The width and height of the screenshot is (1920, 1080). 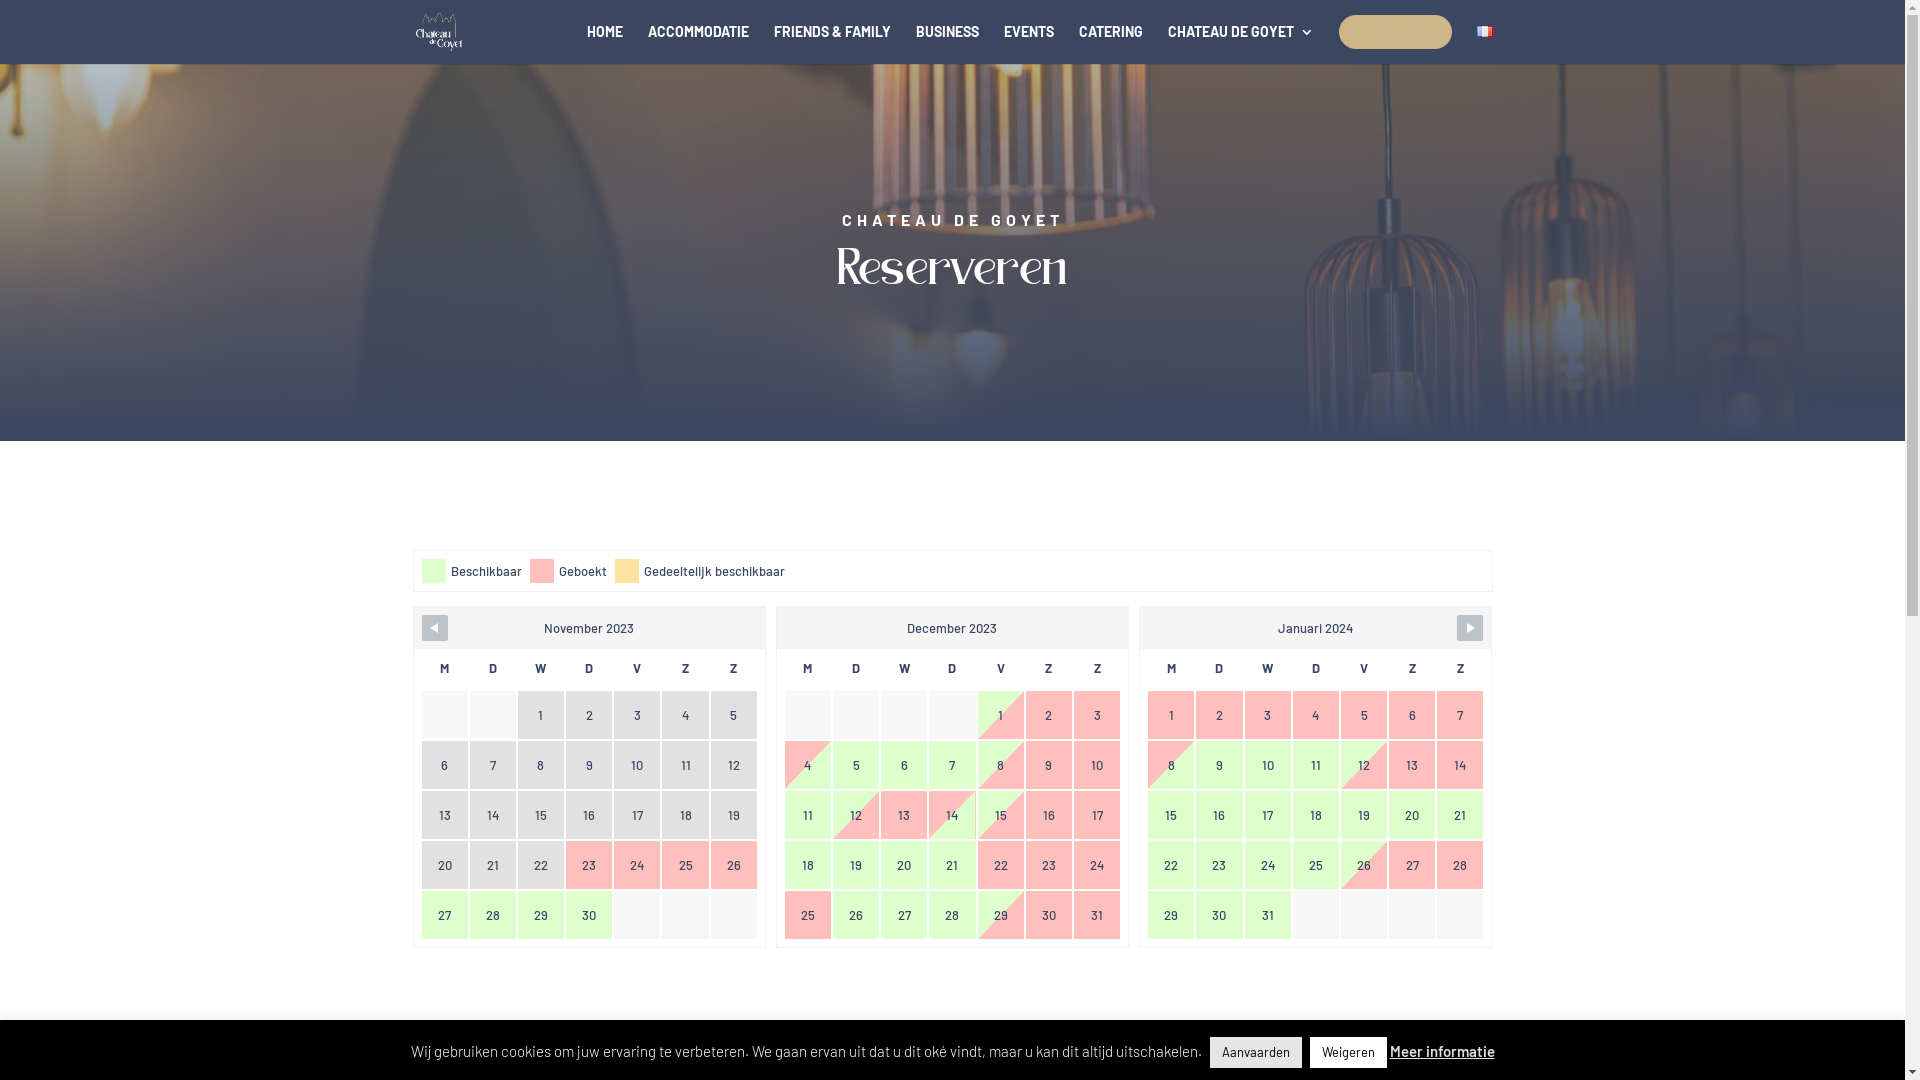 I want to click on 'RESERVEREN', so click(x=1393, y=31).